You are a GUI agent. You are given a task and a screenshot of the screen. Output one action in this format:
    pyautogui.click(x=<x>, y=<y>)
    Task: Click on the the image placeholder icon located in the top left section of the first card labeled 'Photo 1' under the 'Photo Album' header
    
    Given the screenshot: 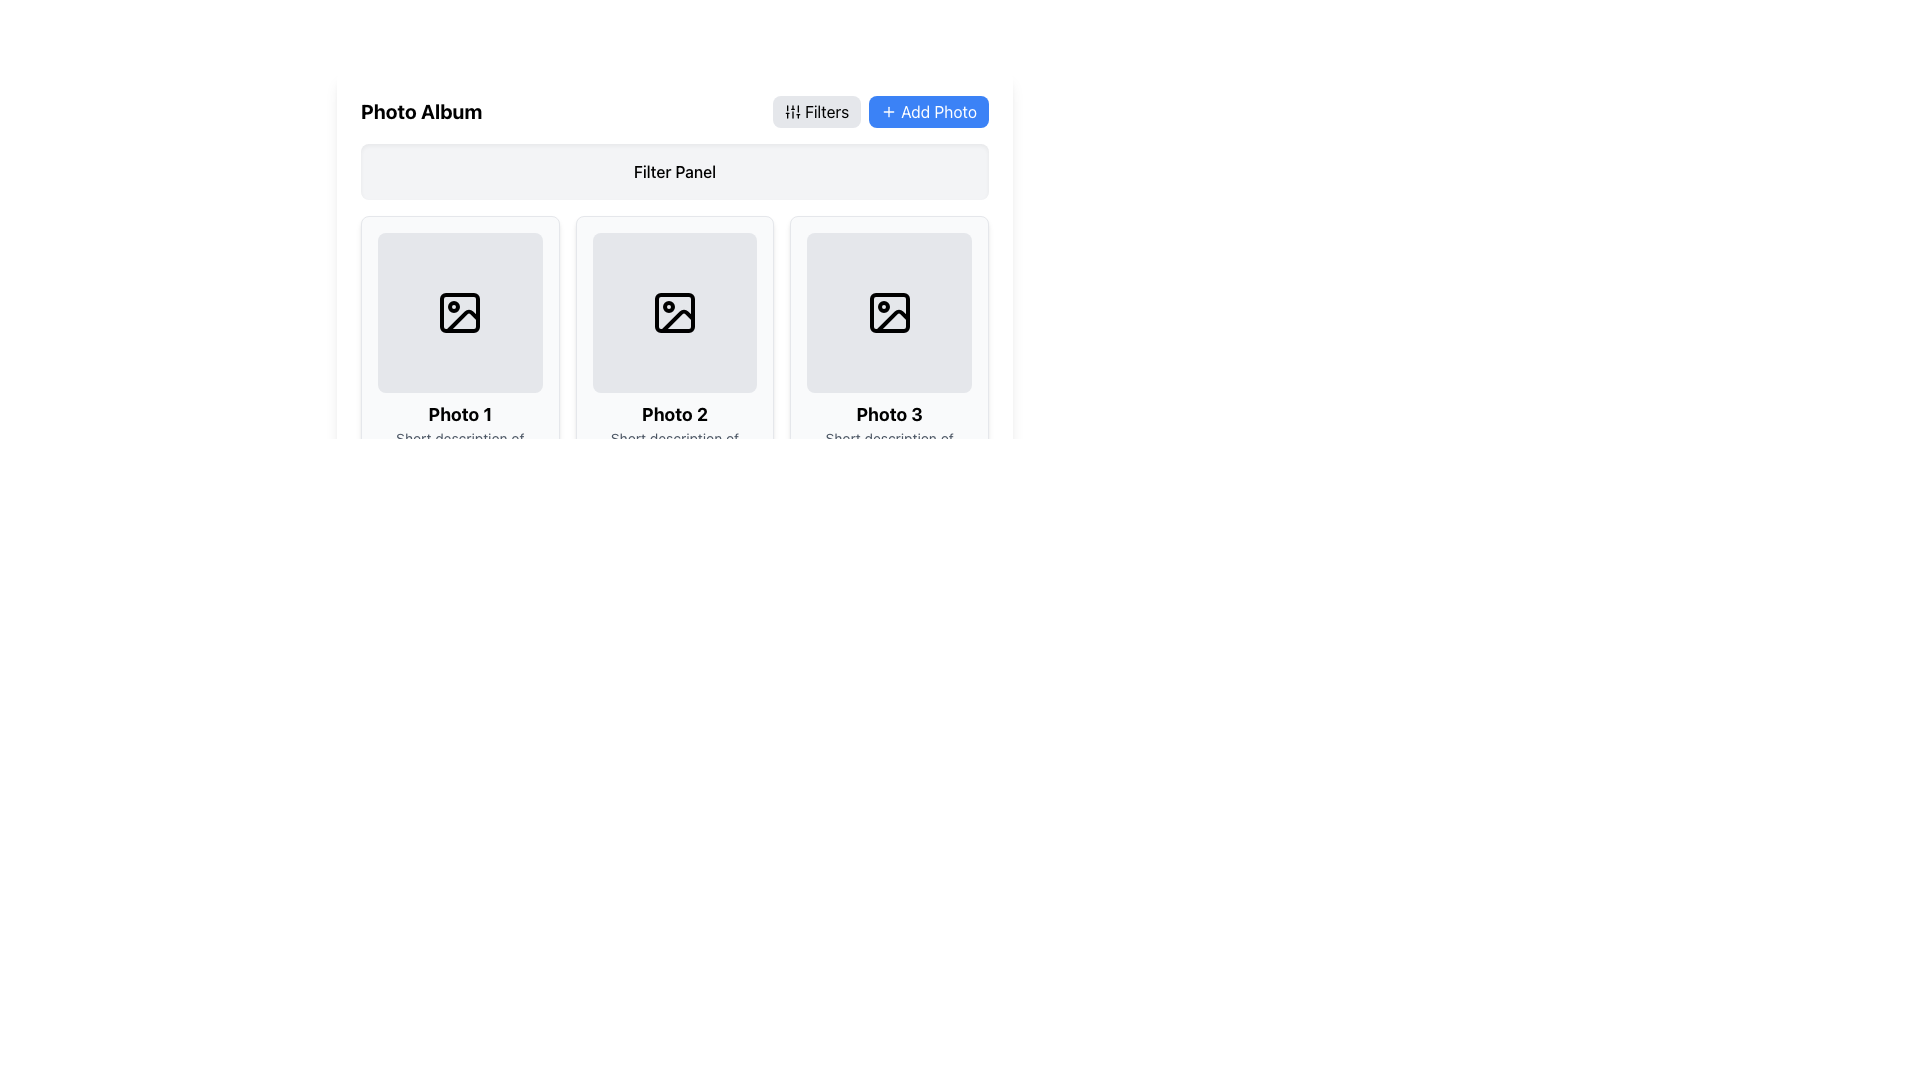 What is the action you would take?
    pyautogui.click(x=459, y=312)
    